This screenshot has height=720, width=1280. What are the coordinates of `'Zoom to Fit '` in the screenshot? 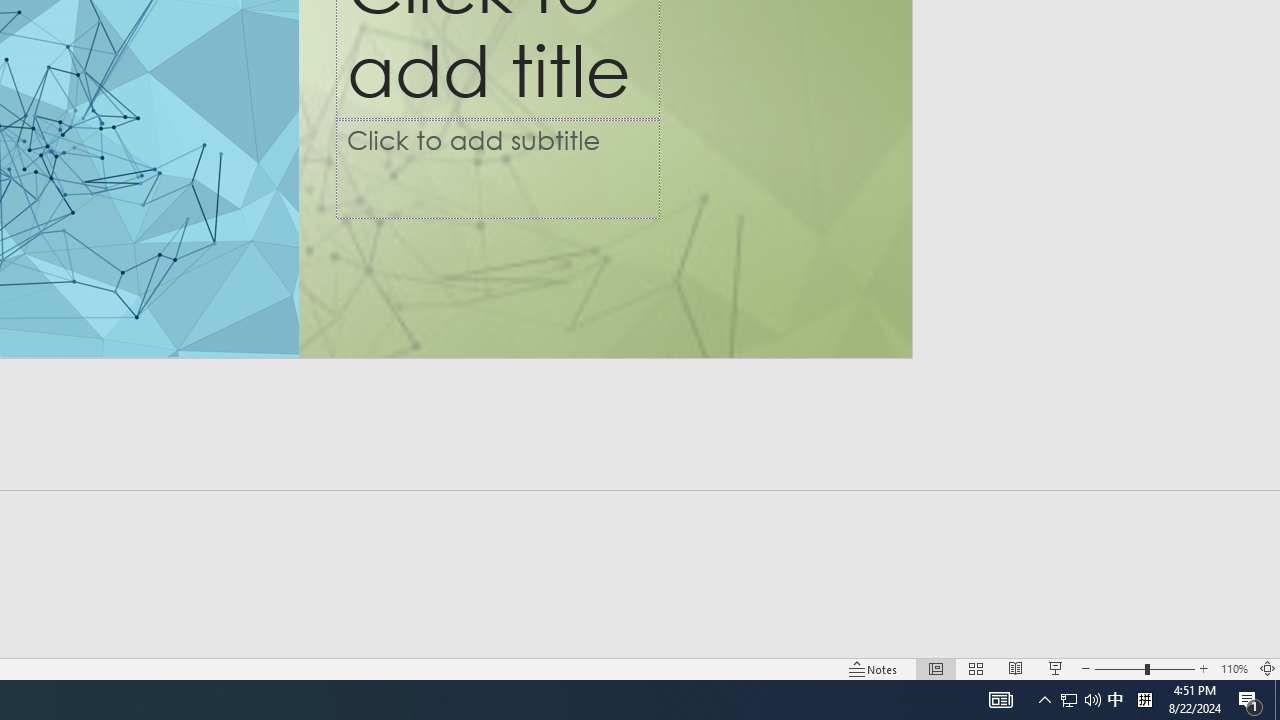 It's located at (1266, 669).